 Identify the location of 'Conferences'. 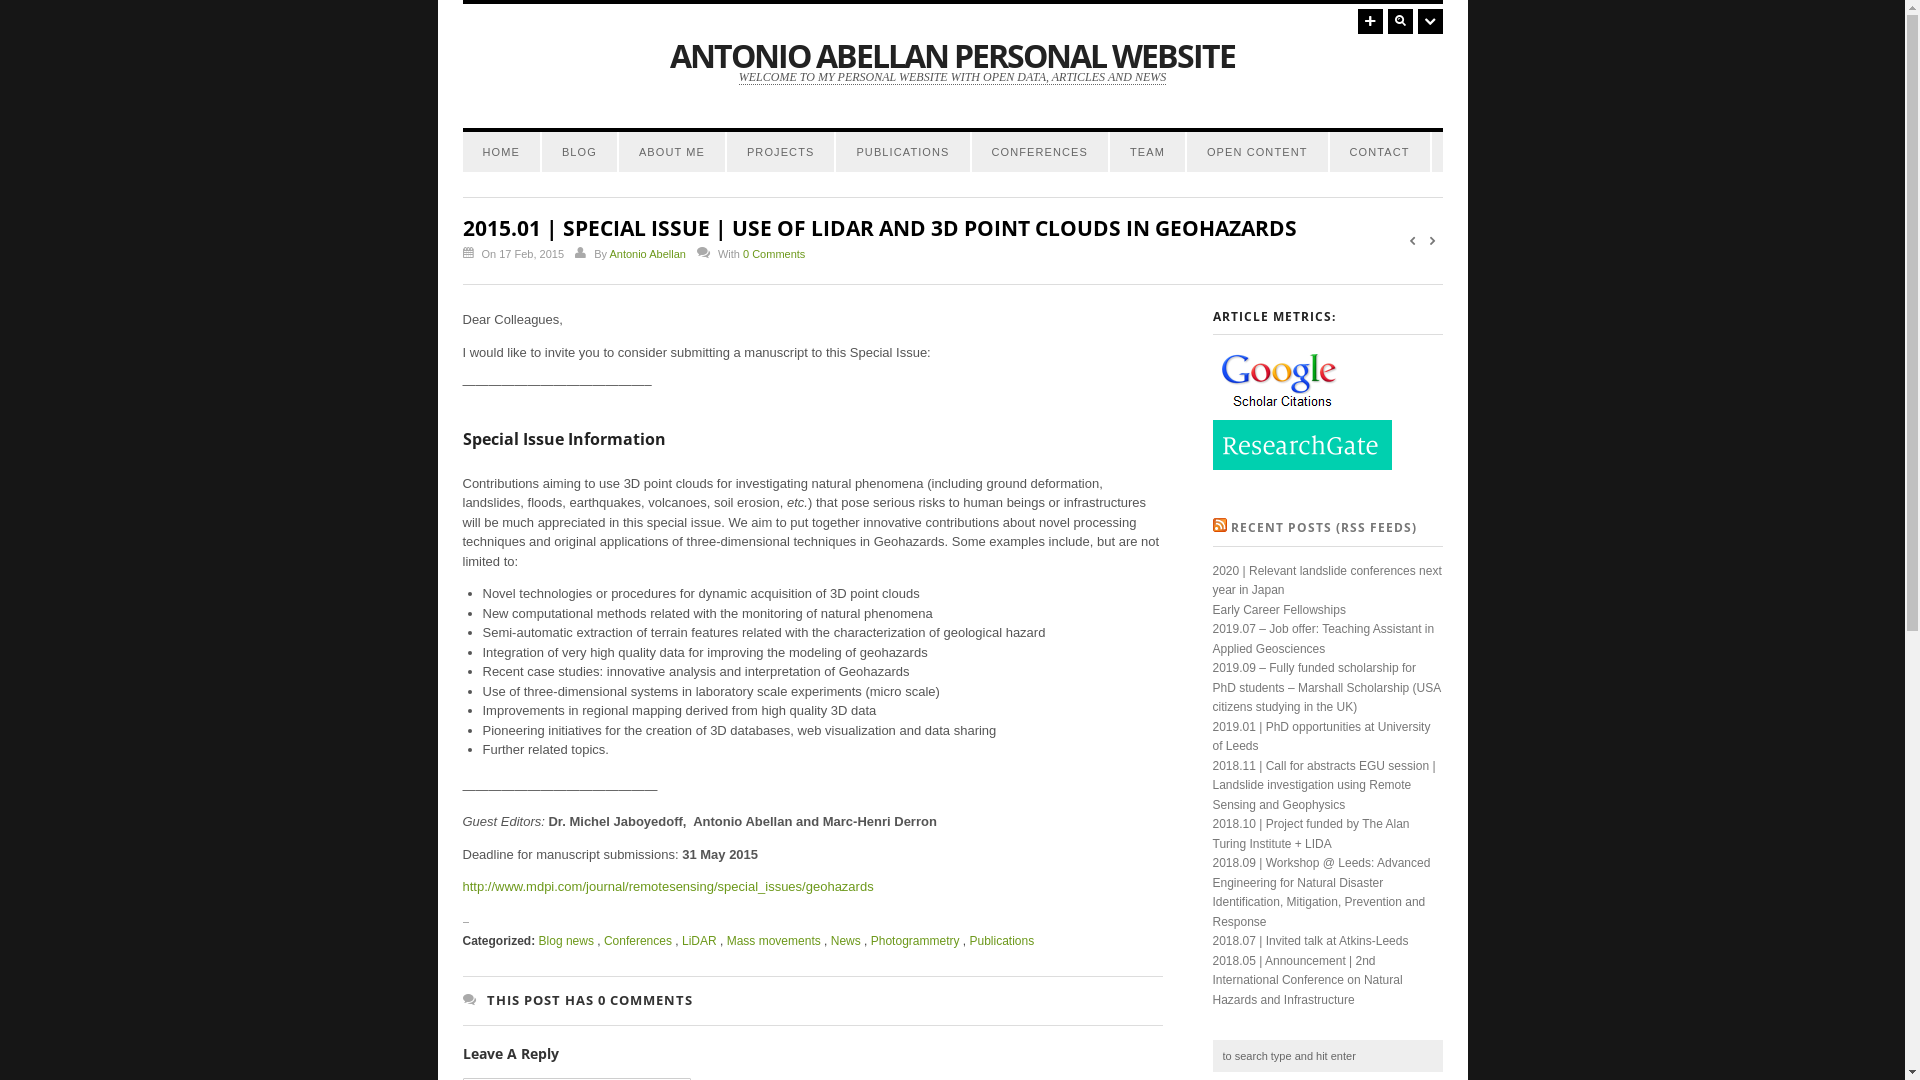
(603, 941).